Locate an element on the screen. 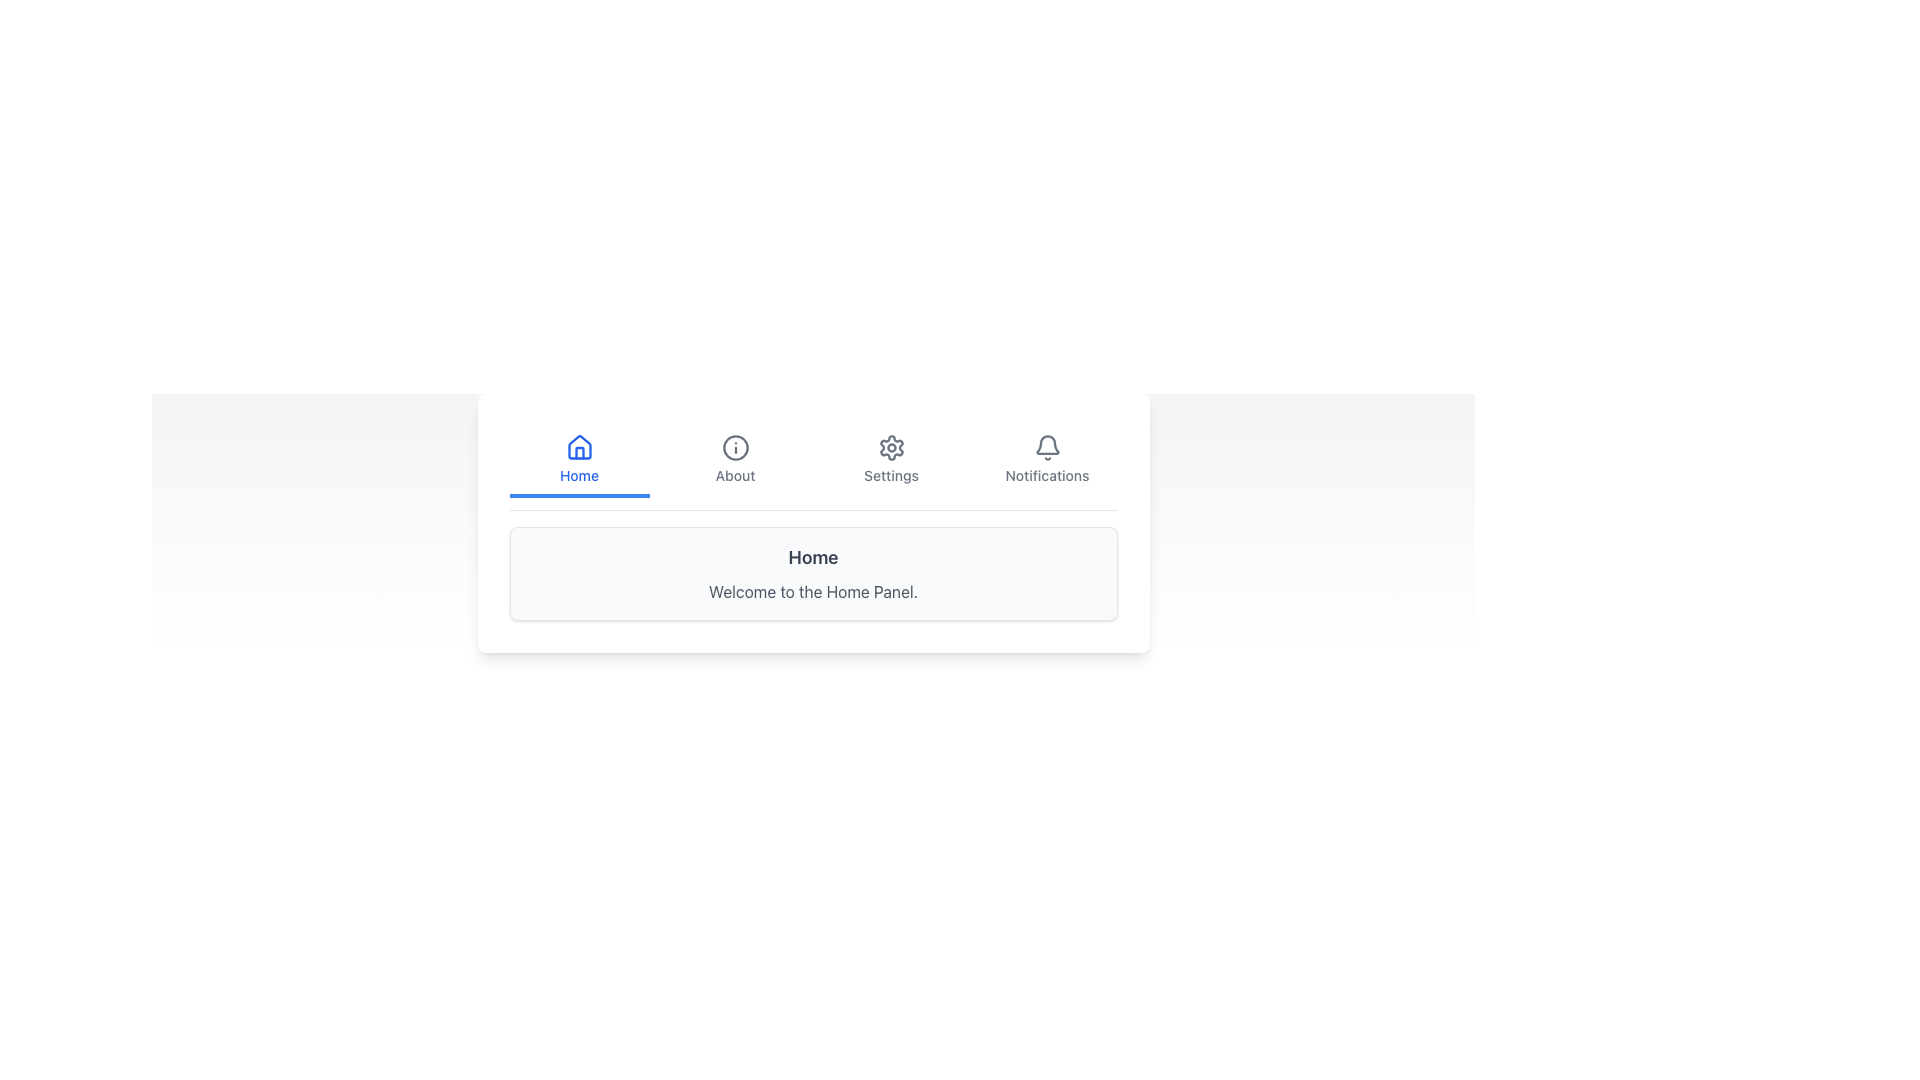  the static text element that serves as the title or heading for the panel, located at the top-center of the bordered panel is located at coordinates (813, 558).